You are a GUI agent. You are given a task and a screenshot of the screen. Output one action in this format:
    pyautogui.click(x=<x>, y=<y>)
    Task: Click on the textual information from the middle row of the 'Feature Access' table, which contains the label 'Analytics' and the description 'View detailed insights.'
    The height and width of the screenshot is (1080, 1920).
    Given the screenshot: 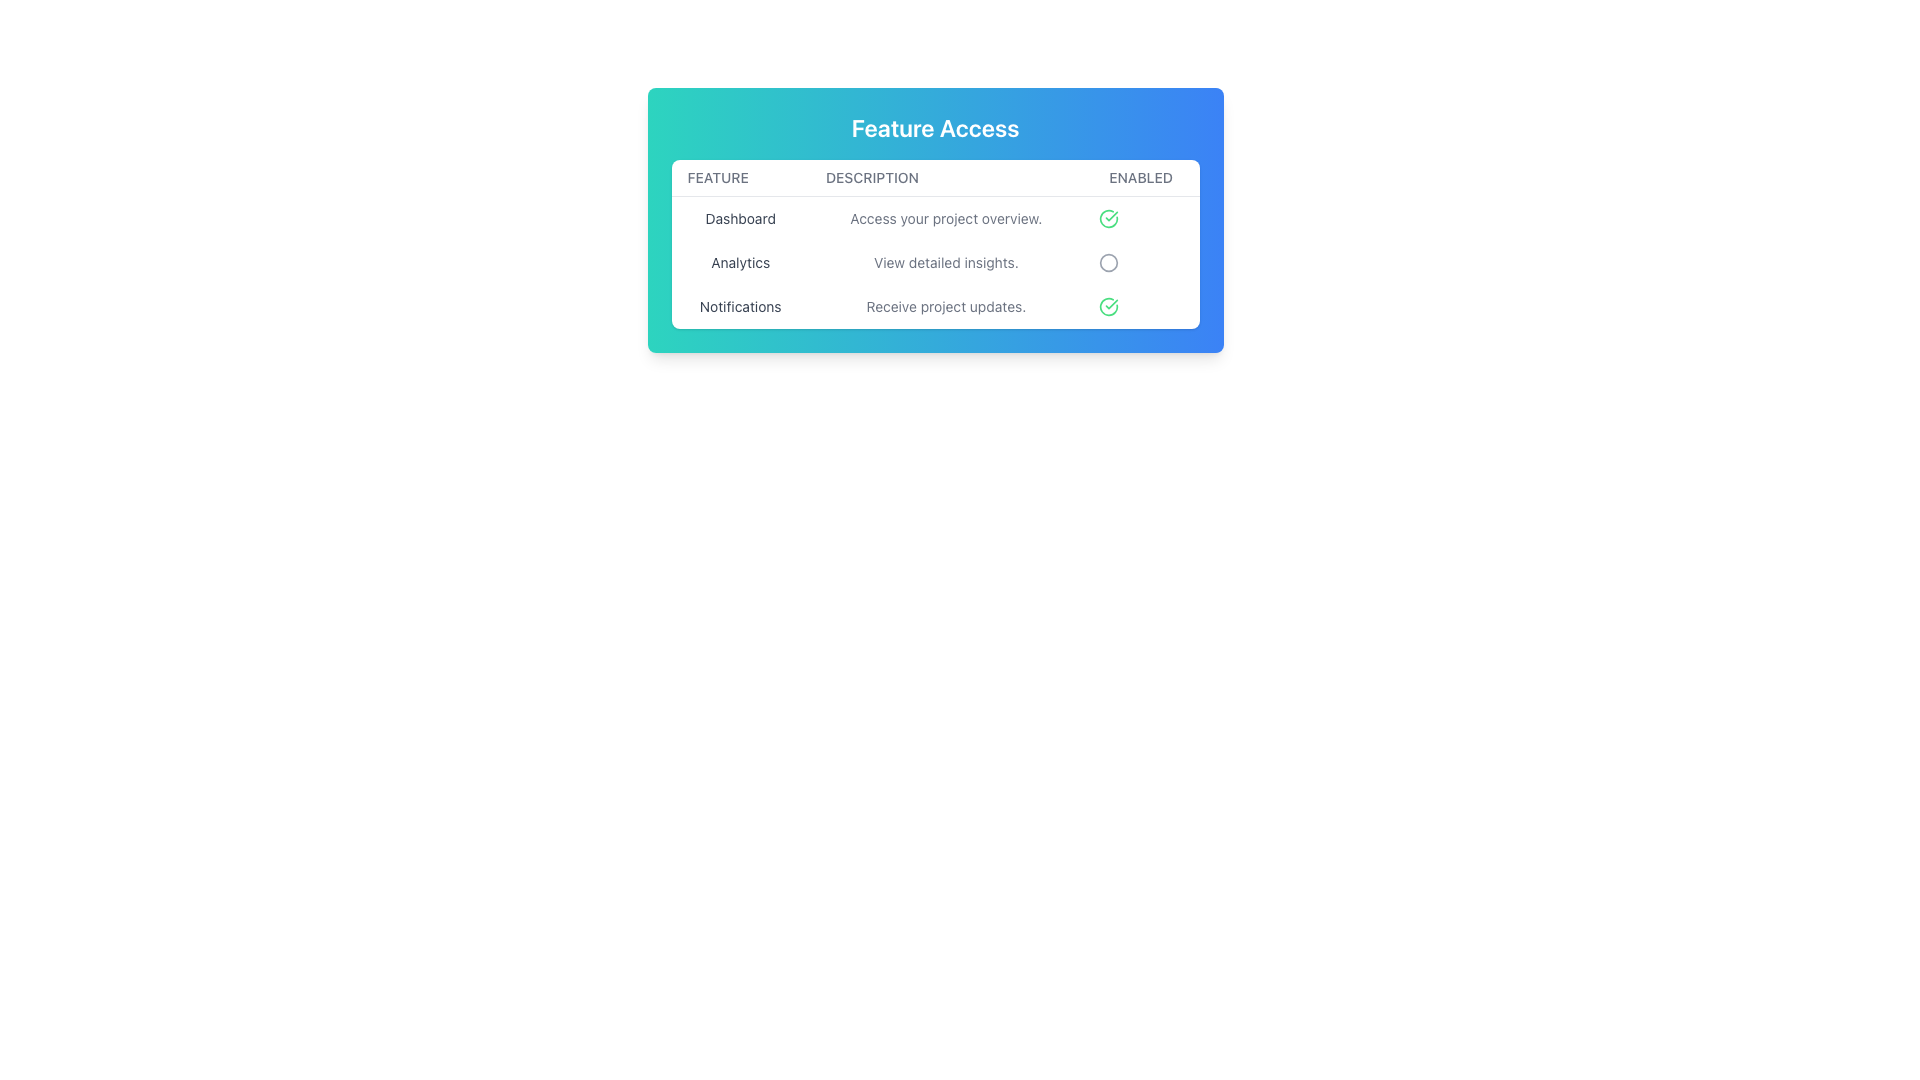 What is the action you would take?
    pyautogui.click(x=934, y=261)
    